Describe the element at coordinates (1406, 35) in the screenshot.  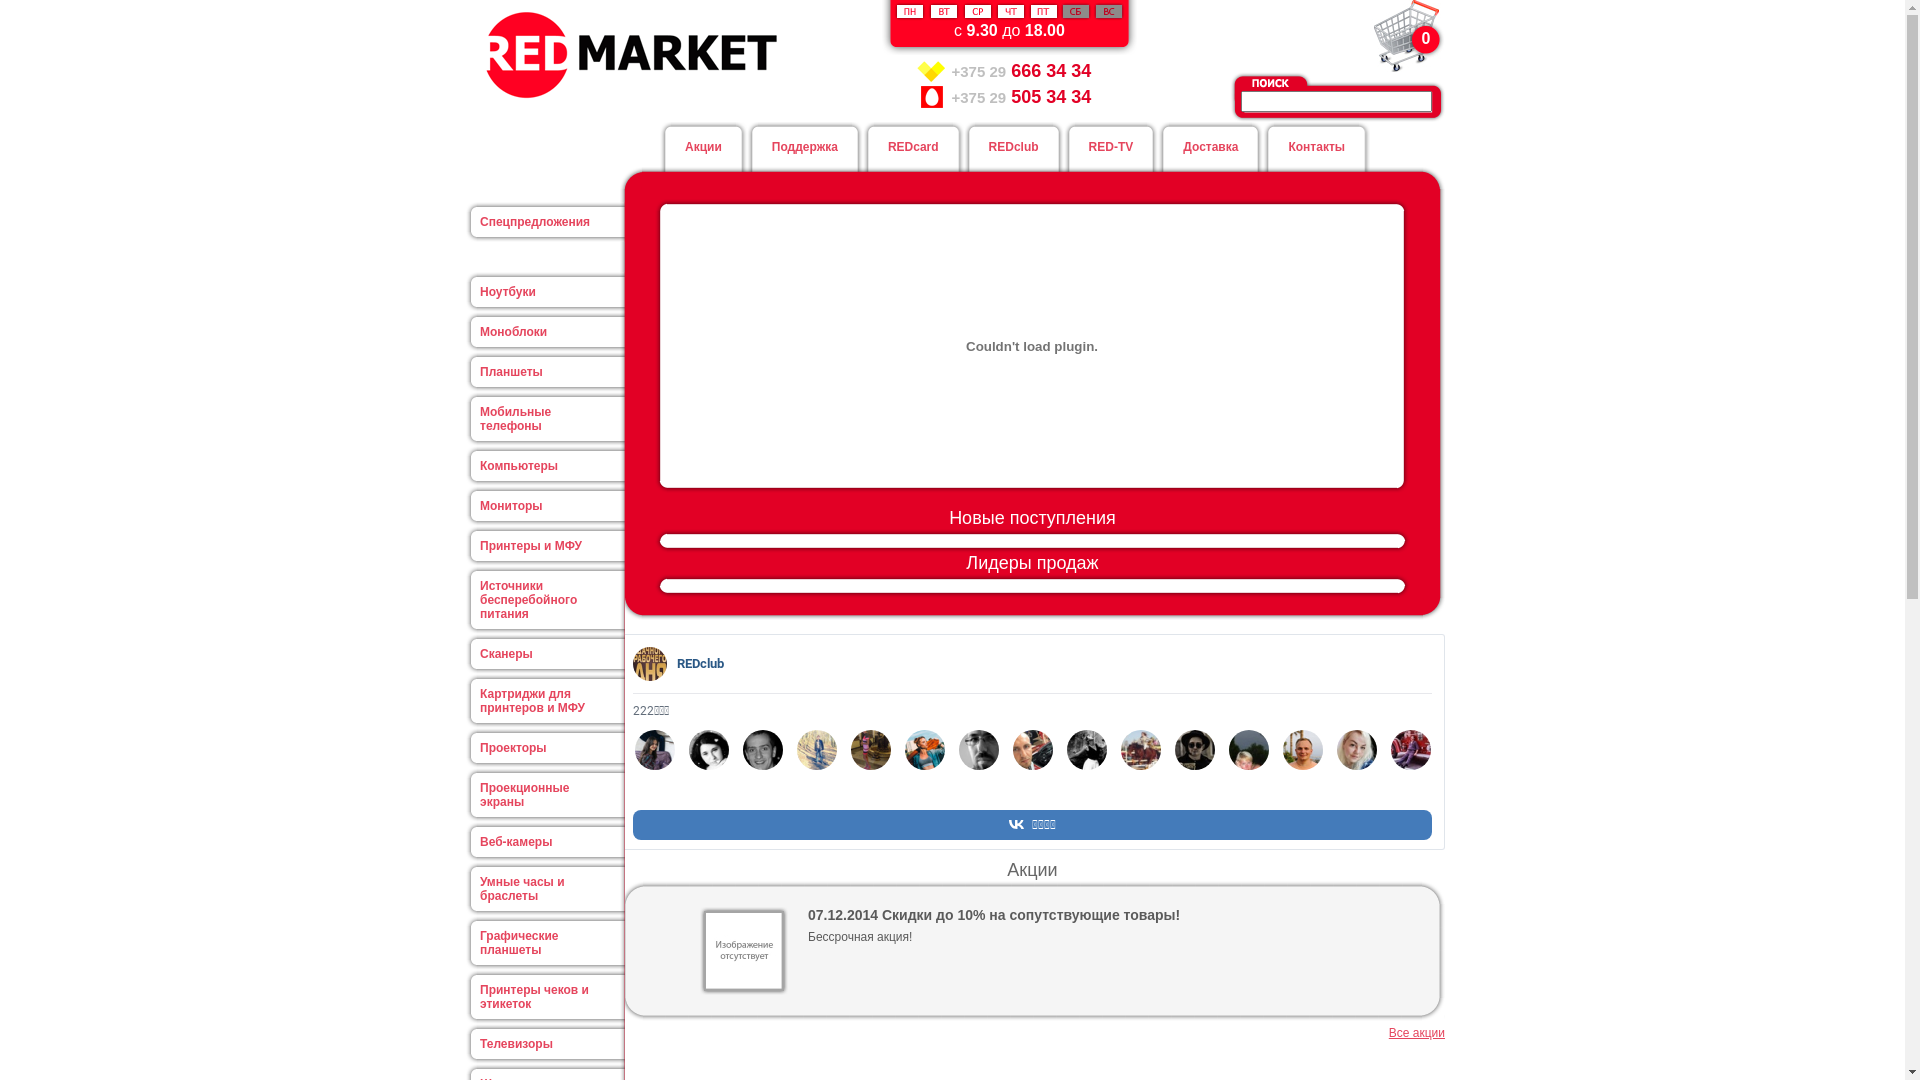
I see `'0'` at that location.